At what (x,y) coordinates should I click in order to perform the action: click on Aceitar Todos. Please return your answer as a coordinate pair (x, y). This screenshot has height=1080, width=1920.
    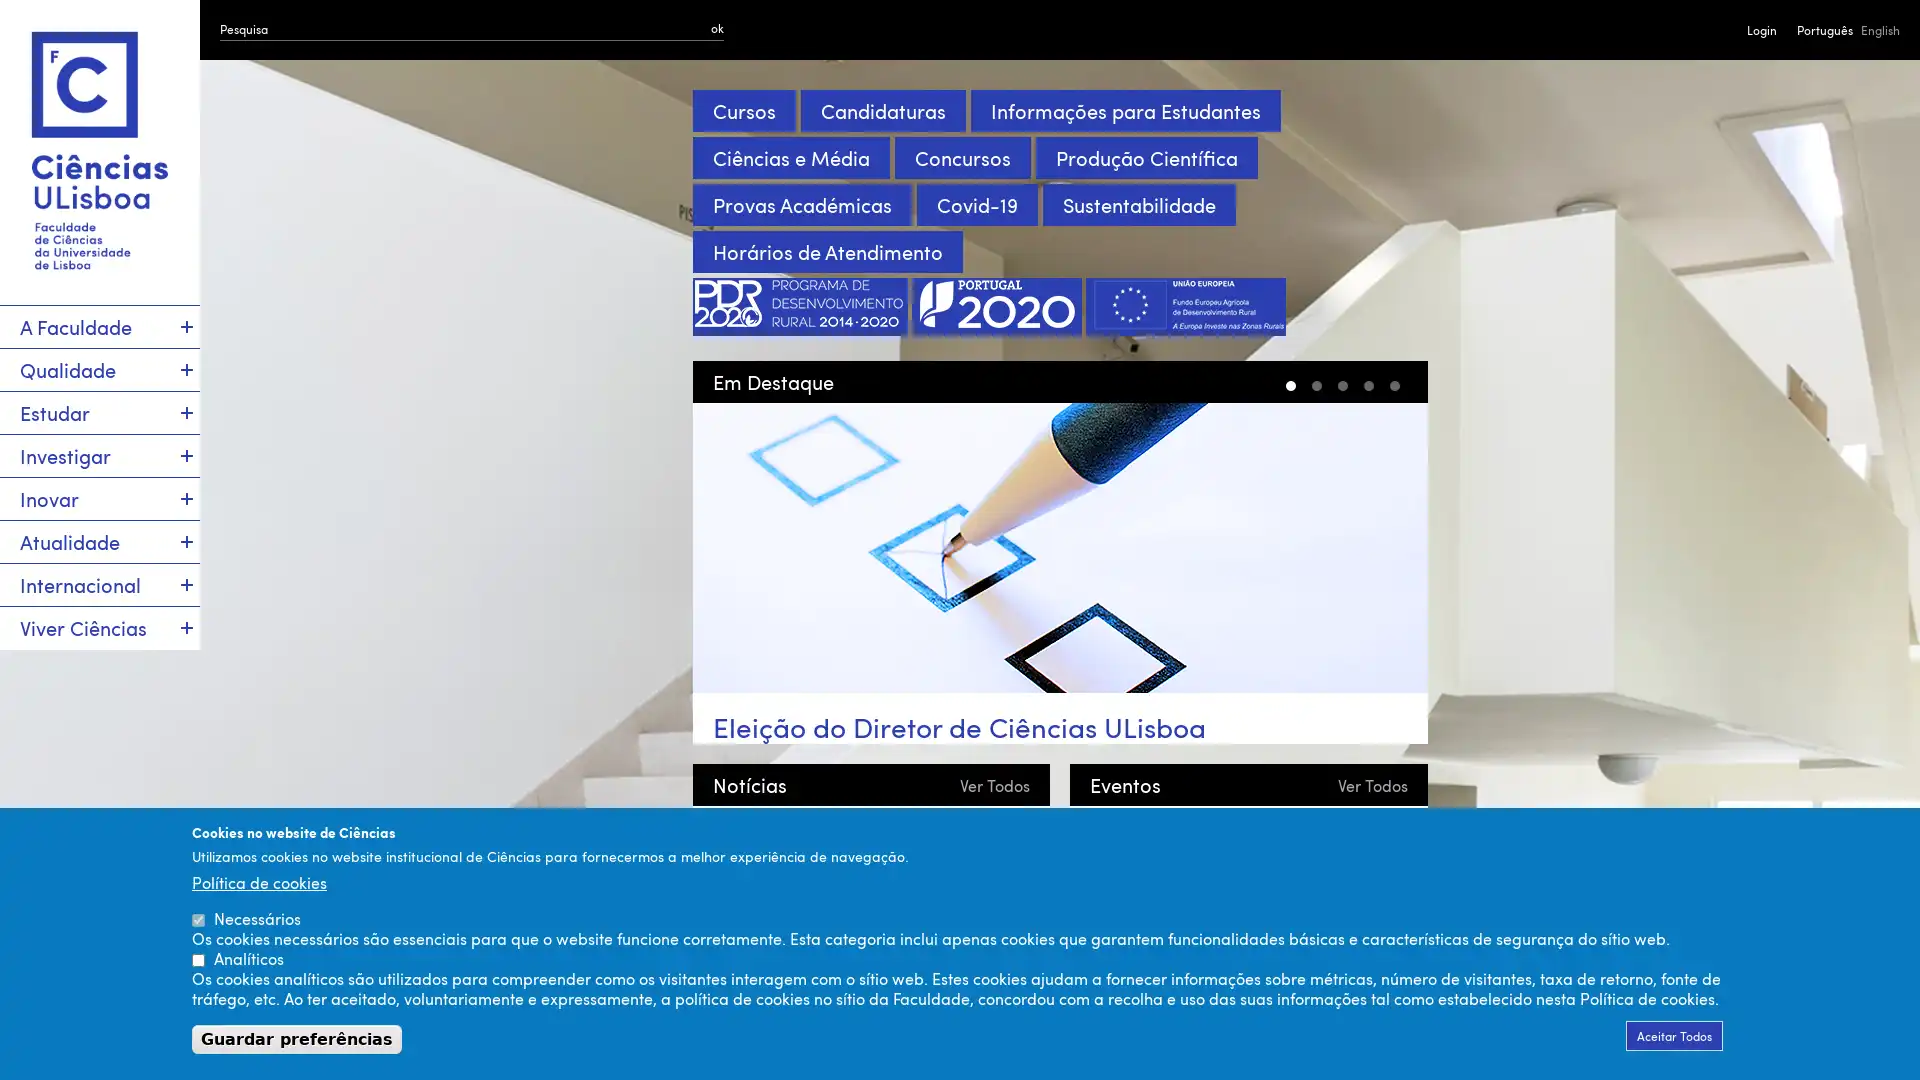
    Looking at the image, I should click on (1674, 1035).